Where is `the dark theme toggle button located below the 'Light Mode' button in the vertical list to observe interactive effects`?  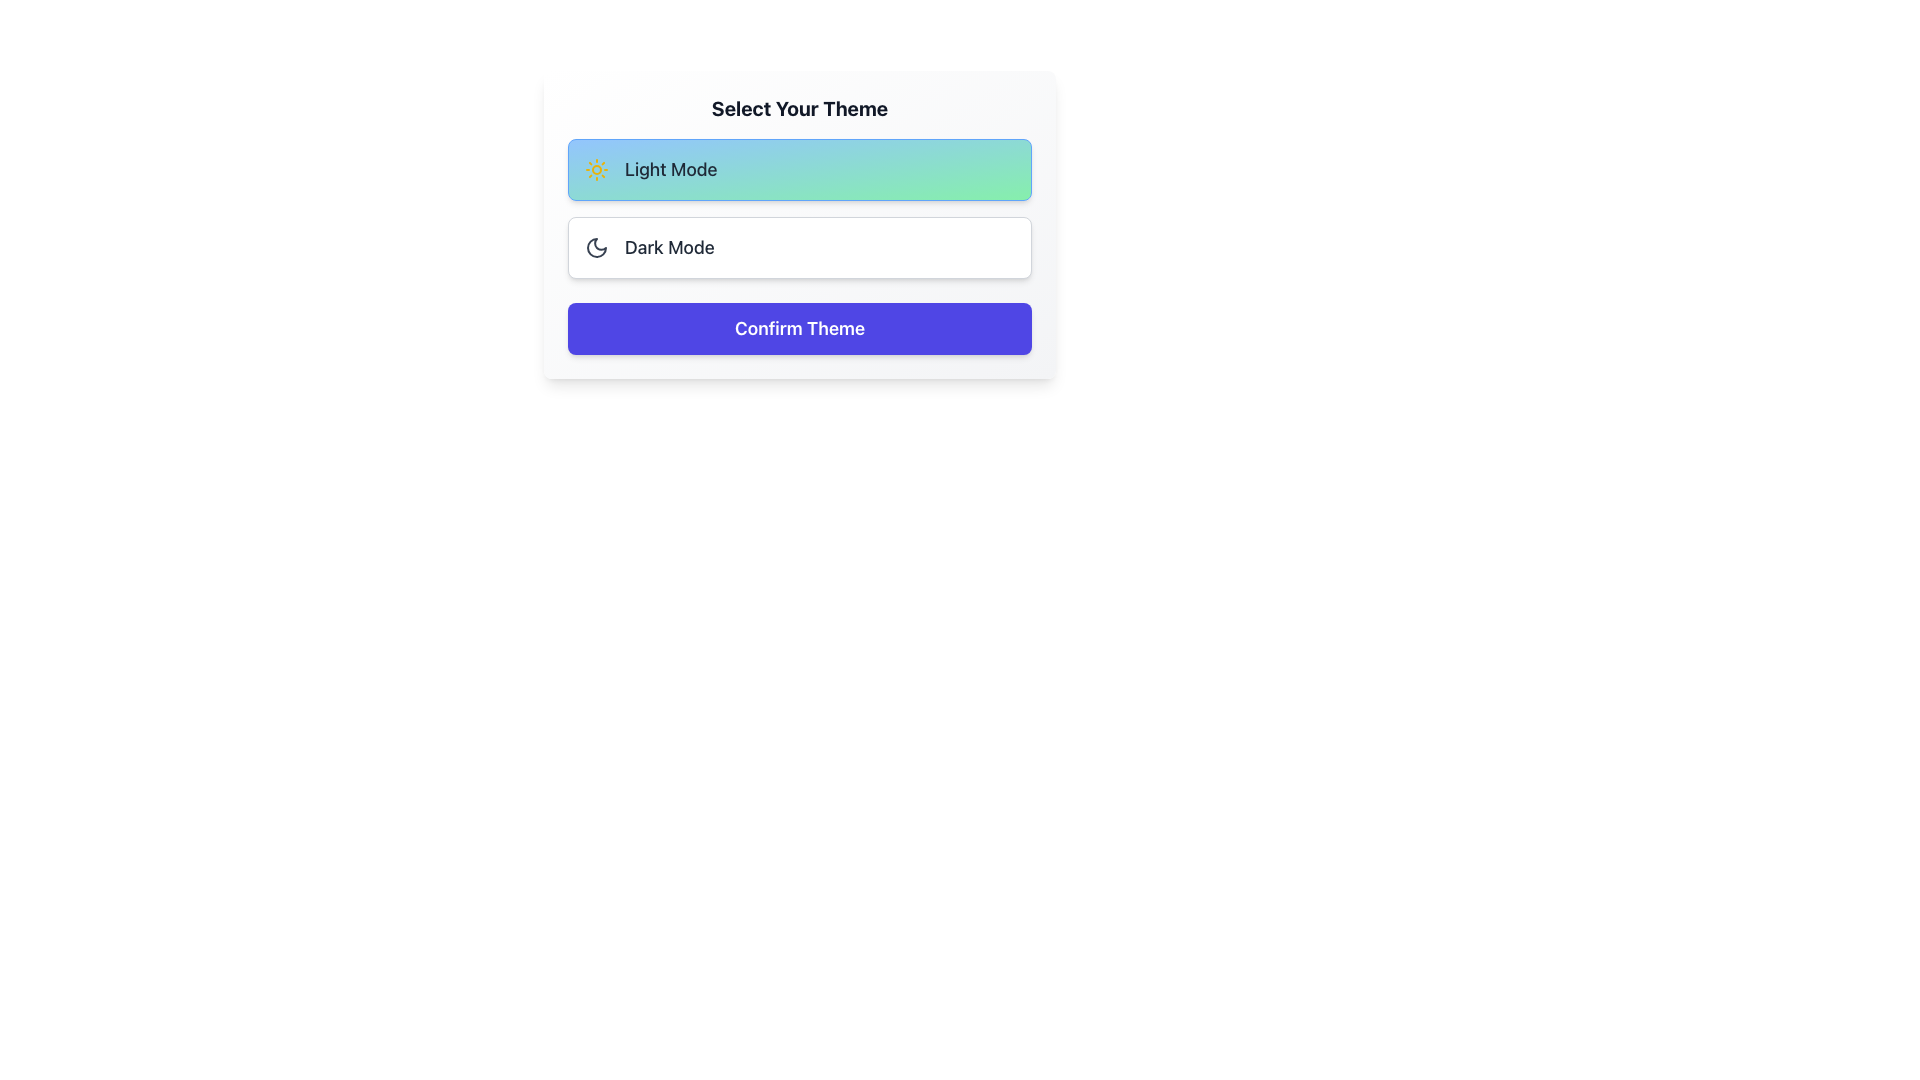 the dark theme toggle button located below the 'Light Mode' button in the vertical list to observe interactive effects is located at coordinates (800, 246).